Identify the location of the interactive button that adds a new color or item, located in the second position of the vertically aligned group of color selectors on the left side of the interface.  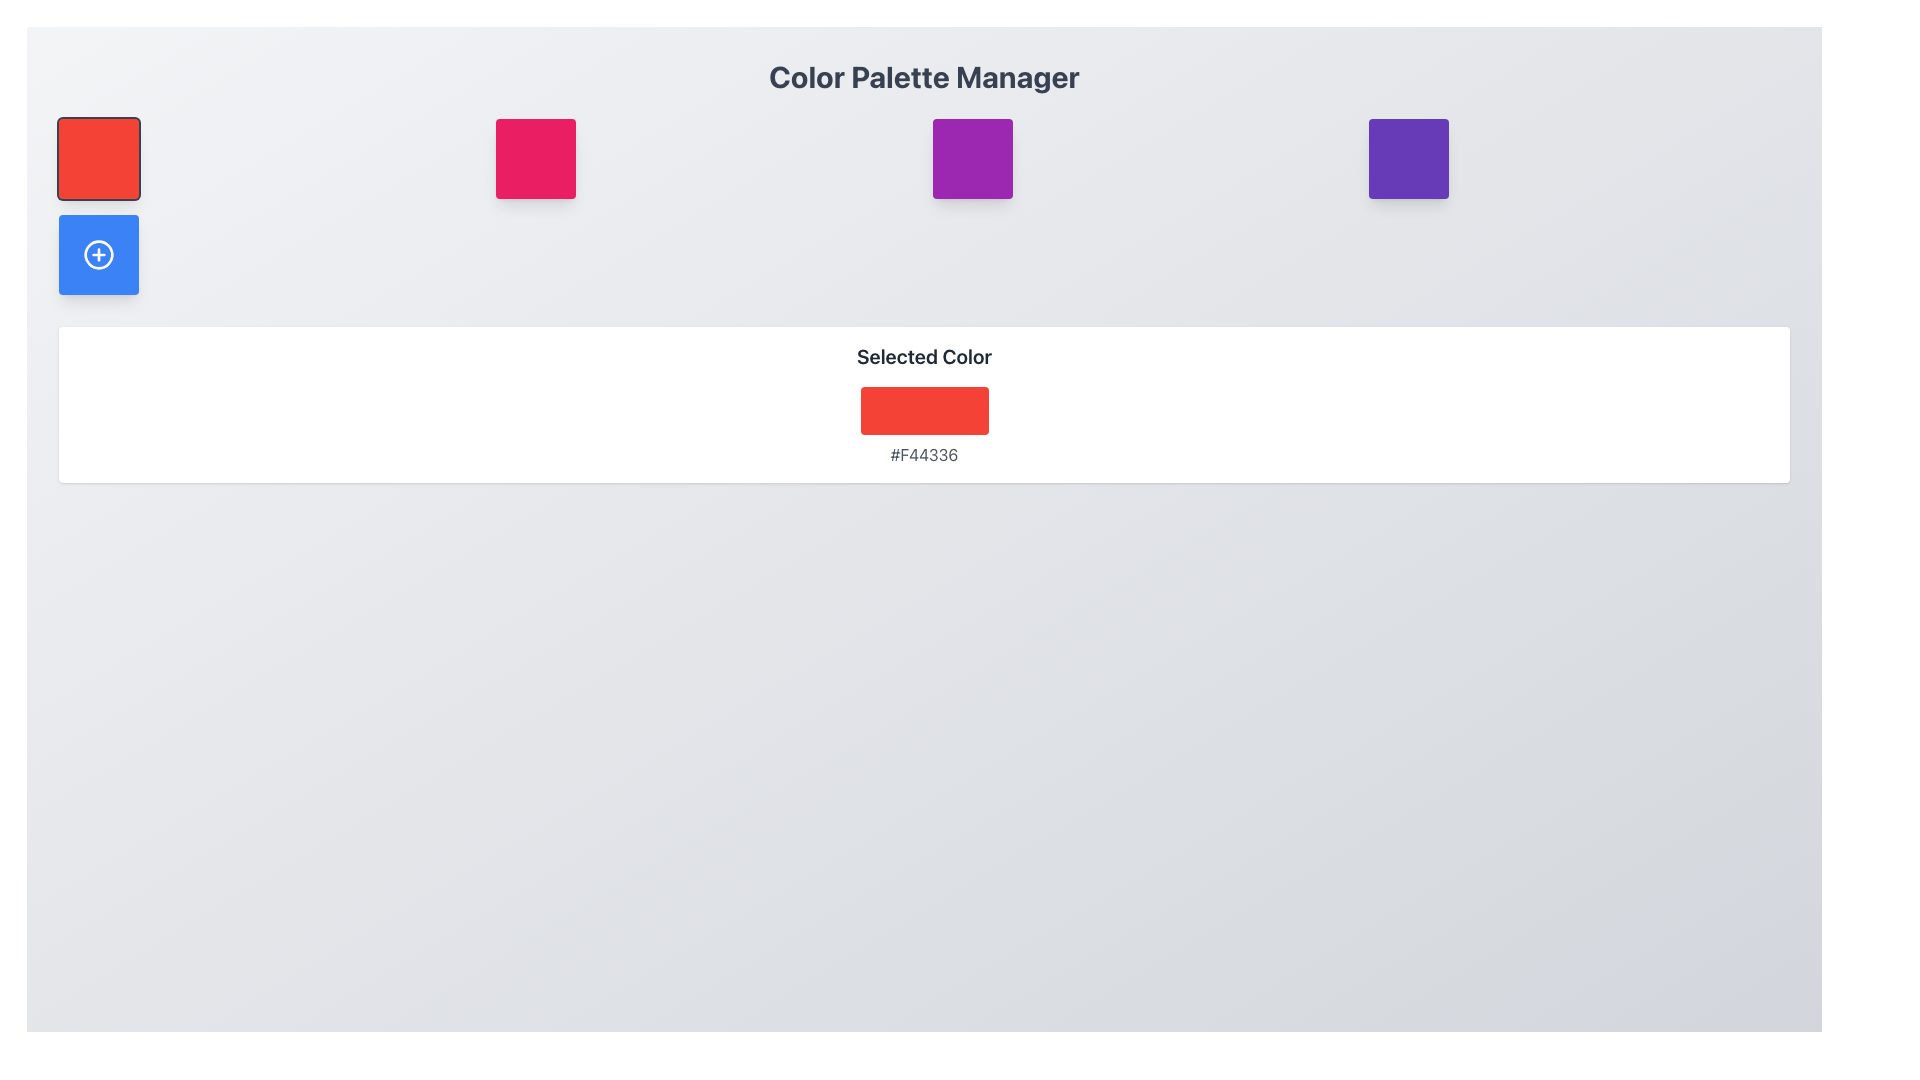
(98, 253).